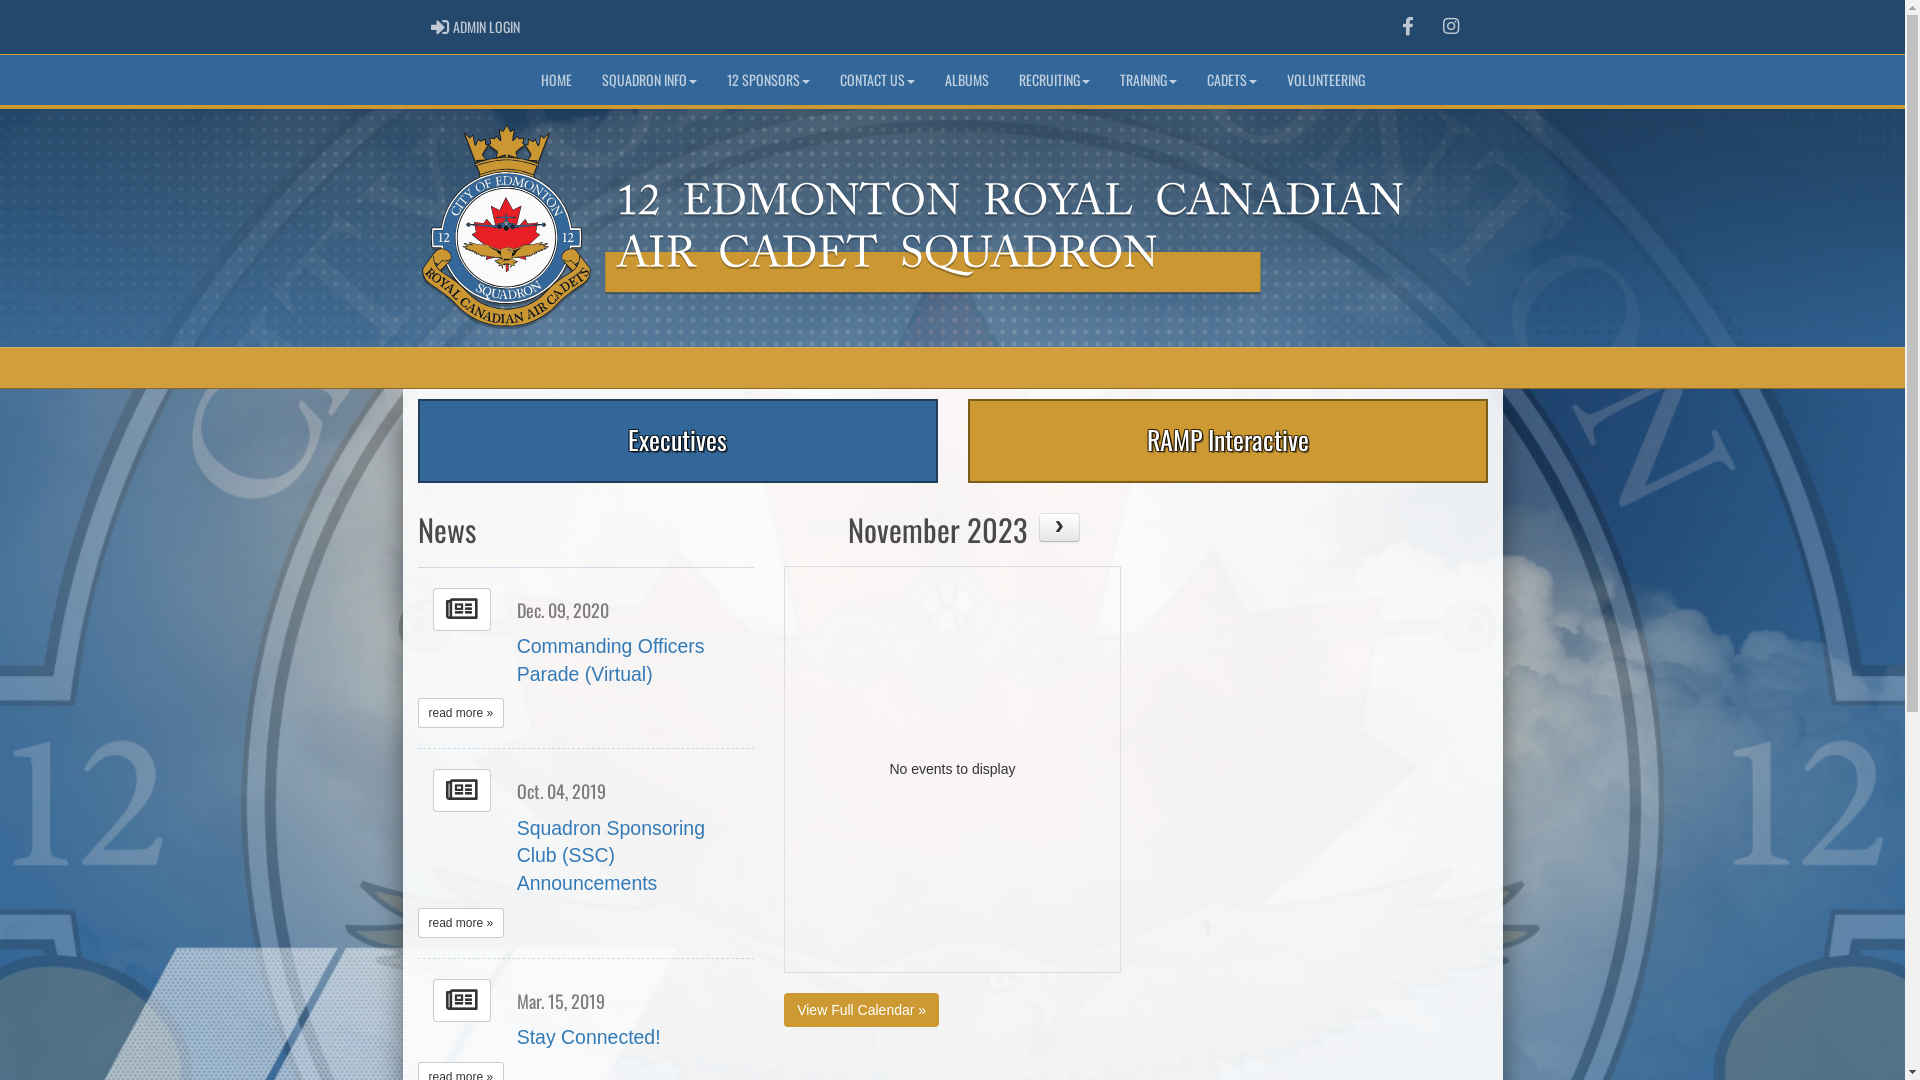 Image resolution: width=1920 pixels, height=1080 pixels. What do you see at coordinates (966, 79) in the screenshot?
I see `'ALBUMS'` at bounding box center [966, 79].